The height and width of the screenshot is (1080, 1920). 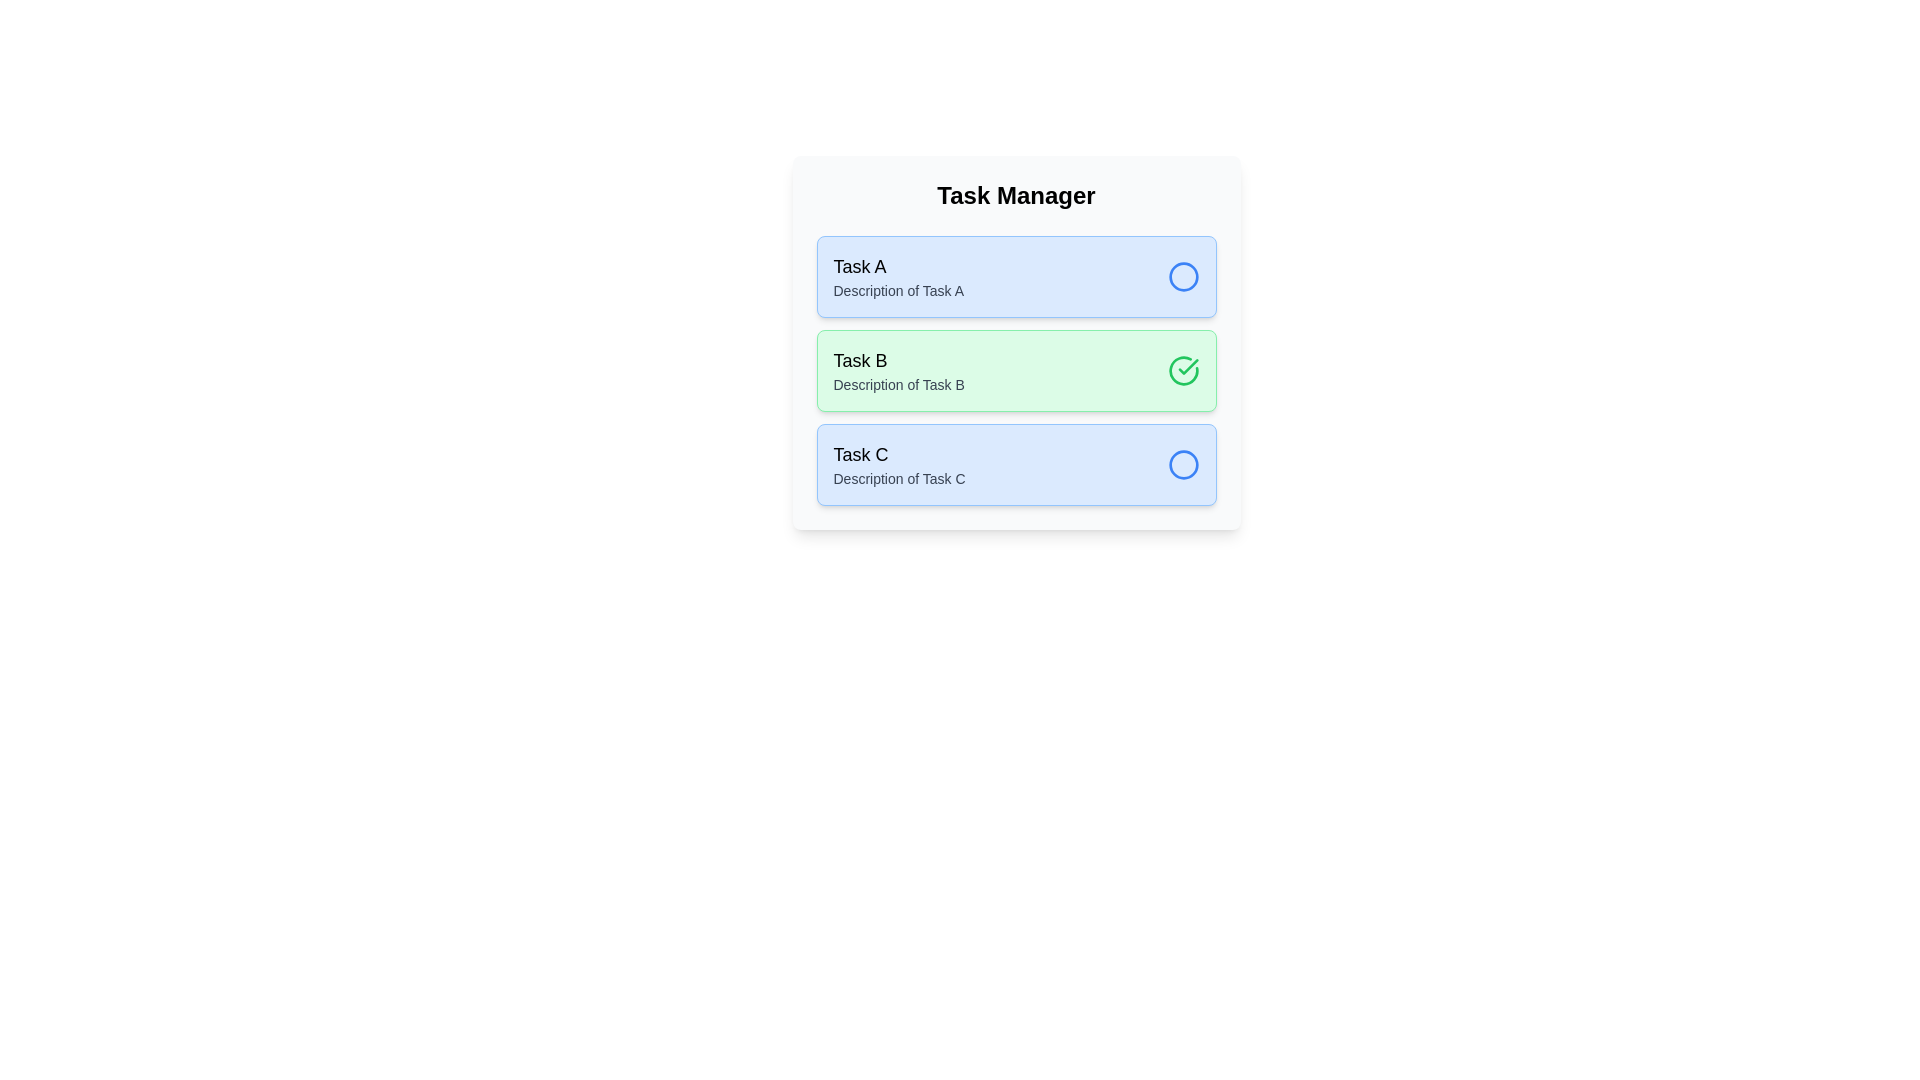 What do you see at coordinates (1183, 277) in the screenshot?
I see `the visual indicator icon associated with the 'Task A' card in the Task Manager interface, located on the far right side of the card` at bounding box center [1183, 277].